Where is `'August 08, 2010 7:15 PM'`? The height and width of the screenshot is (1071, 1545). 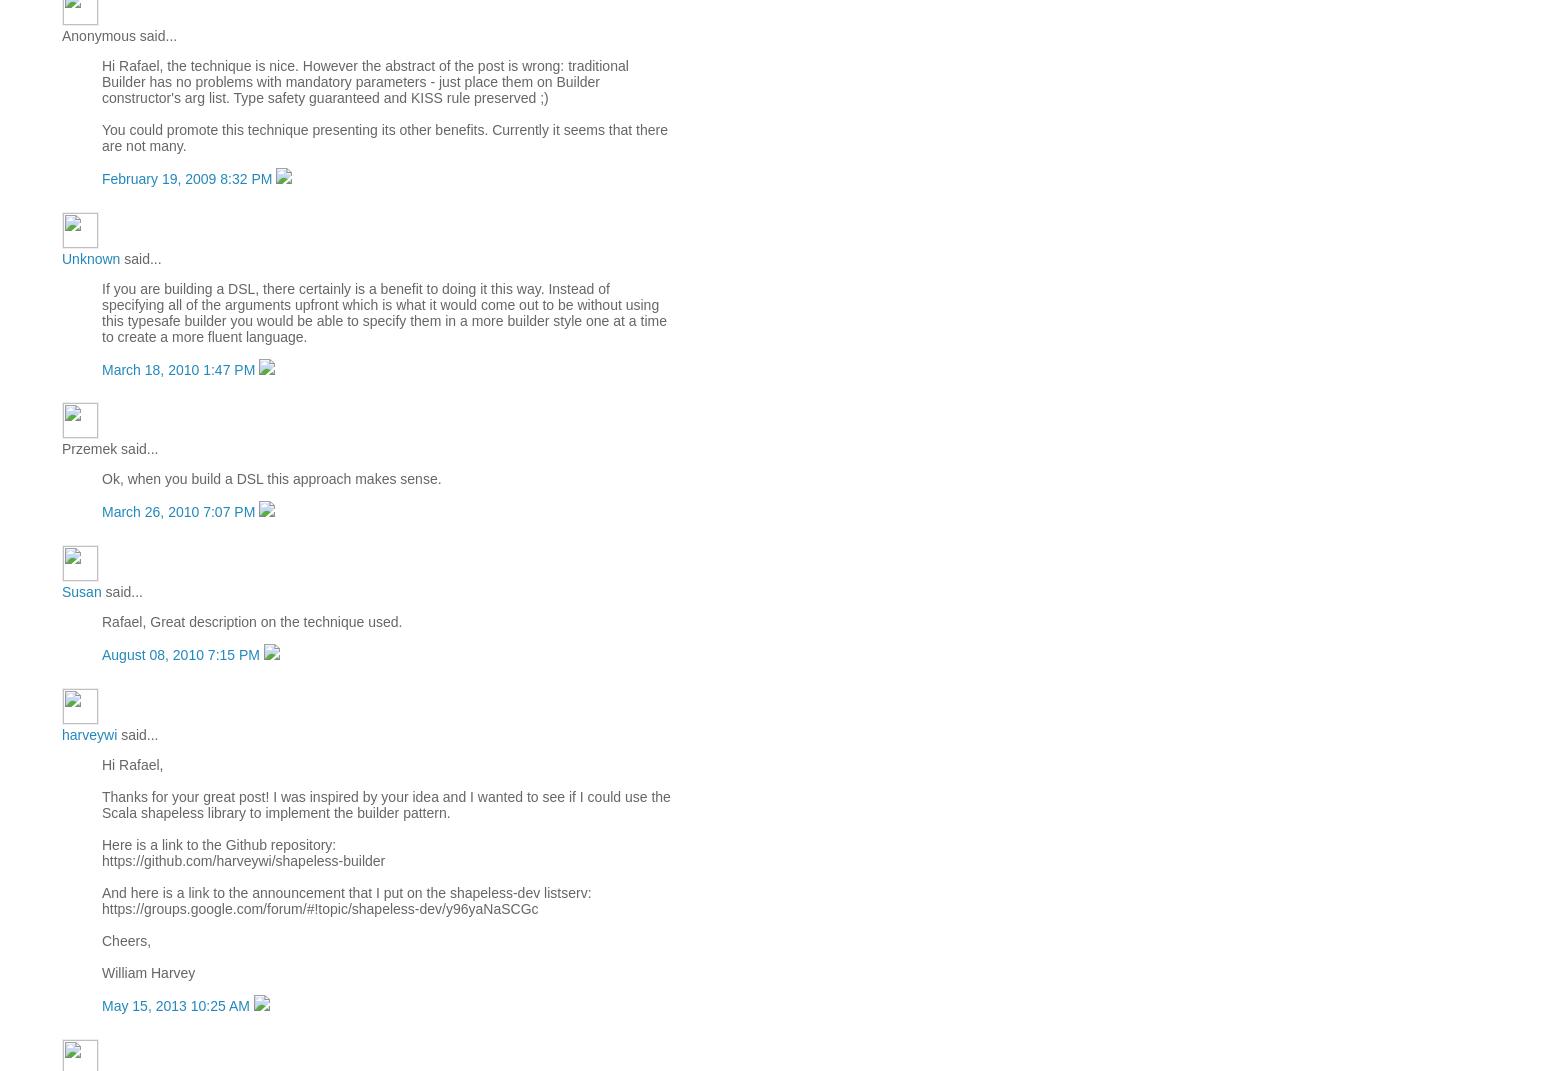
'August 08, 2010 7:15 PM' is located at coordinates (182, 654).